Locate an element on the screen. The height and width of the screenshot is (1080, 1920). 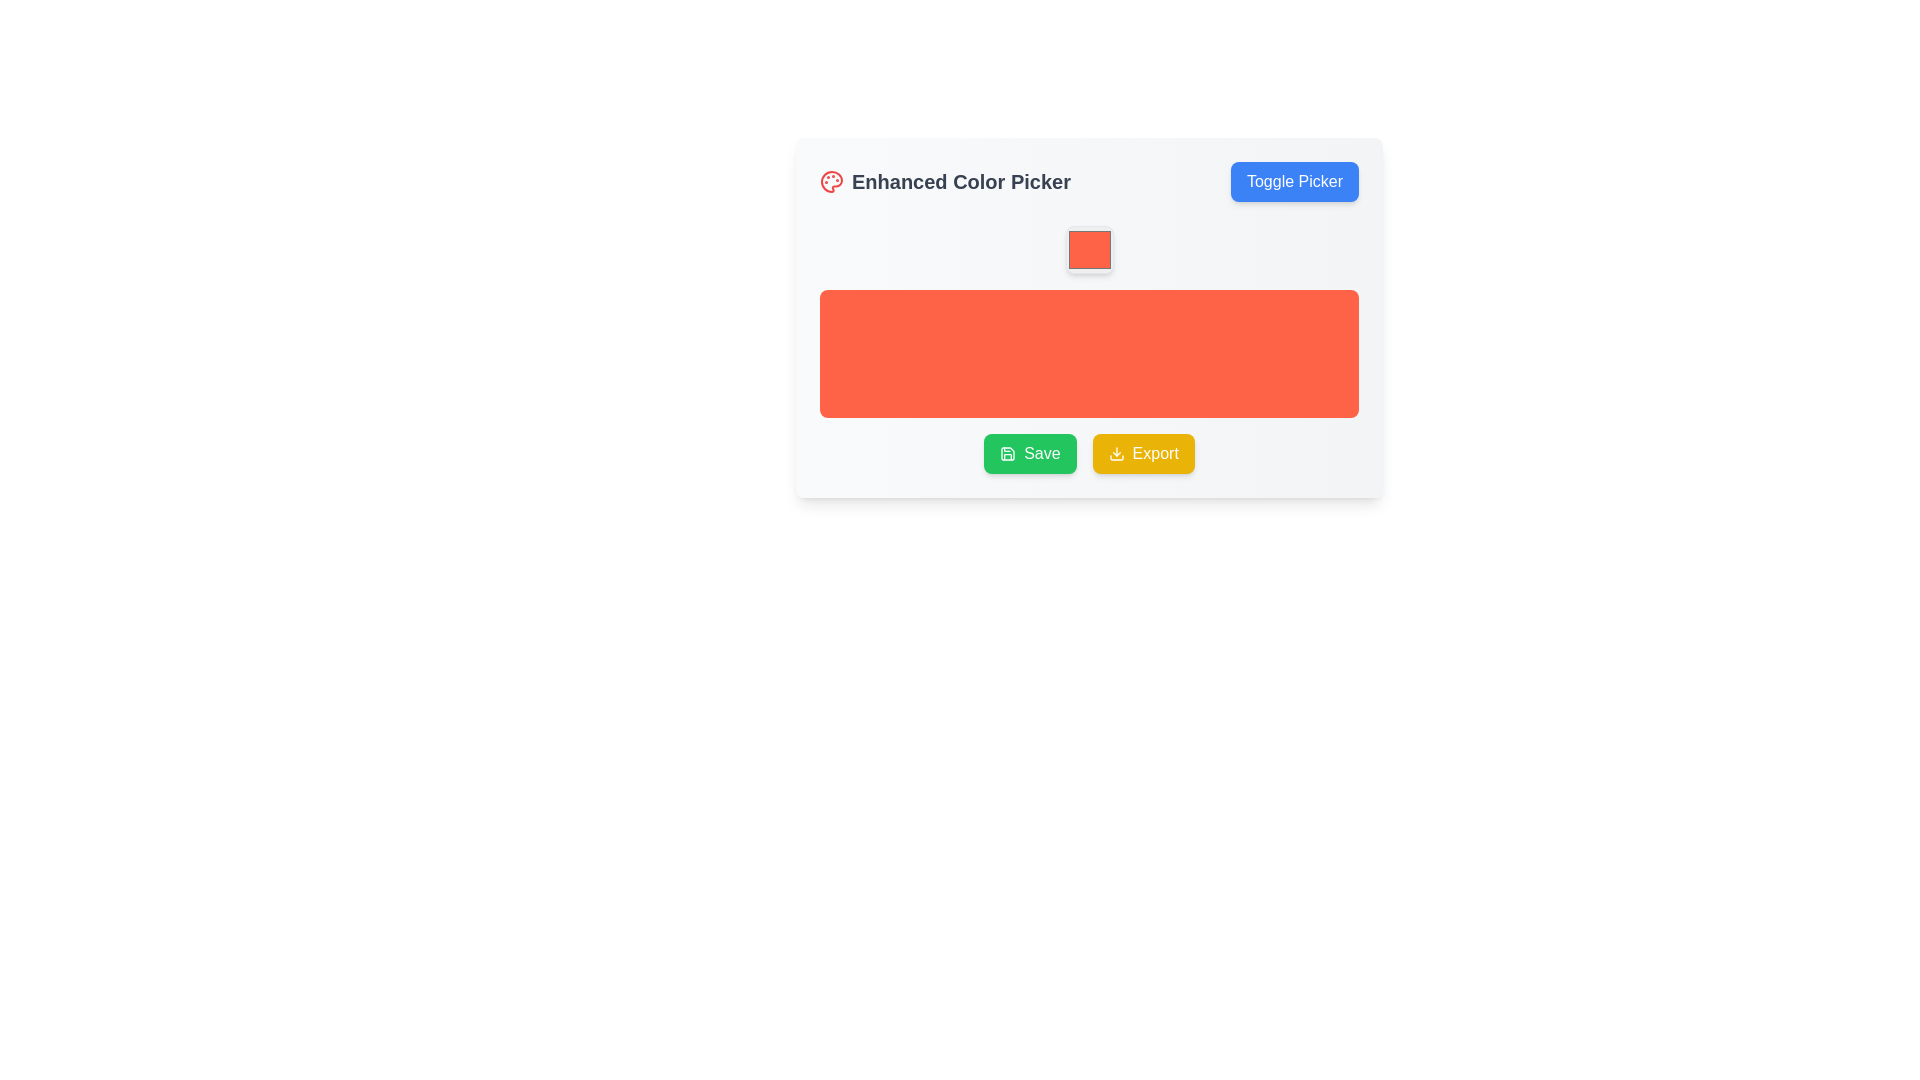
the 'Export' icon located within the 'Export' button at the bottom right-hand corner of the card-like interface is located at coordinates (1115, 454).